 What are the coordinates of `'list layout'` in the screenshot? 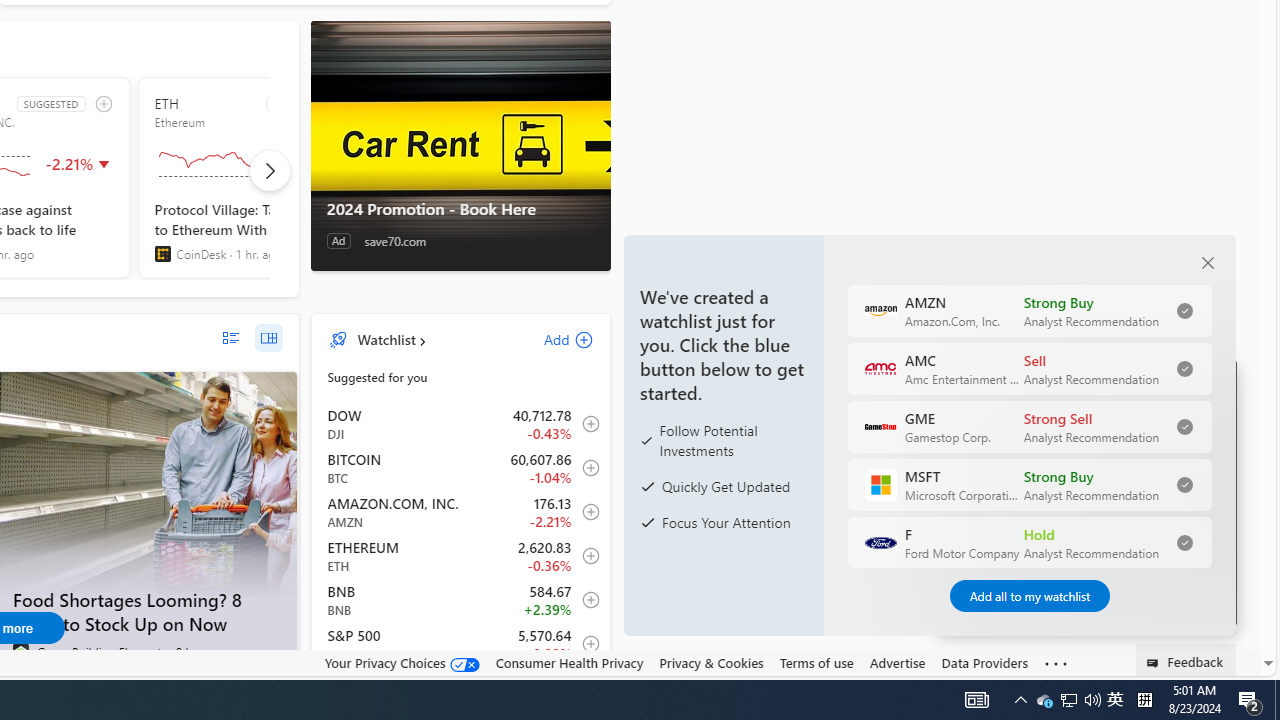 It's located at (230, 337).